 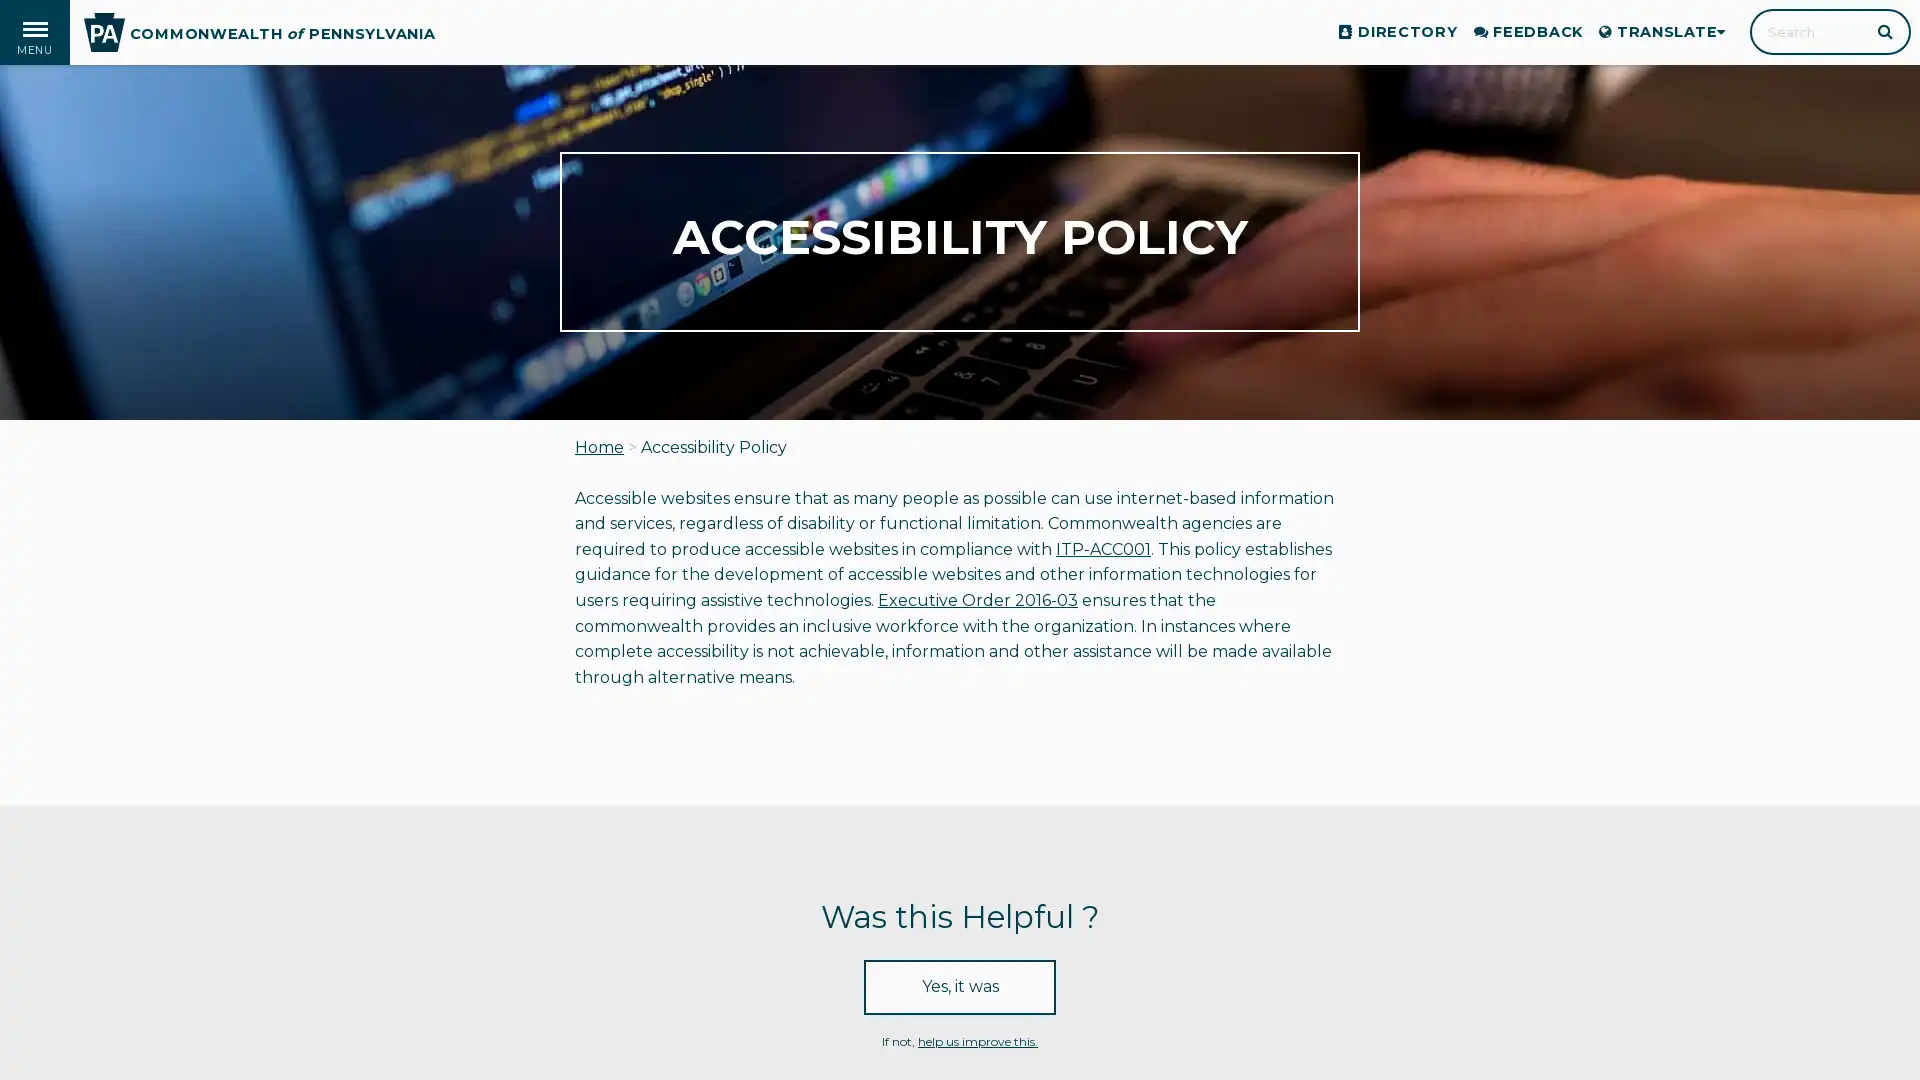 I want to click on Search, so click(x=1886, y=30).